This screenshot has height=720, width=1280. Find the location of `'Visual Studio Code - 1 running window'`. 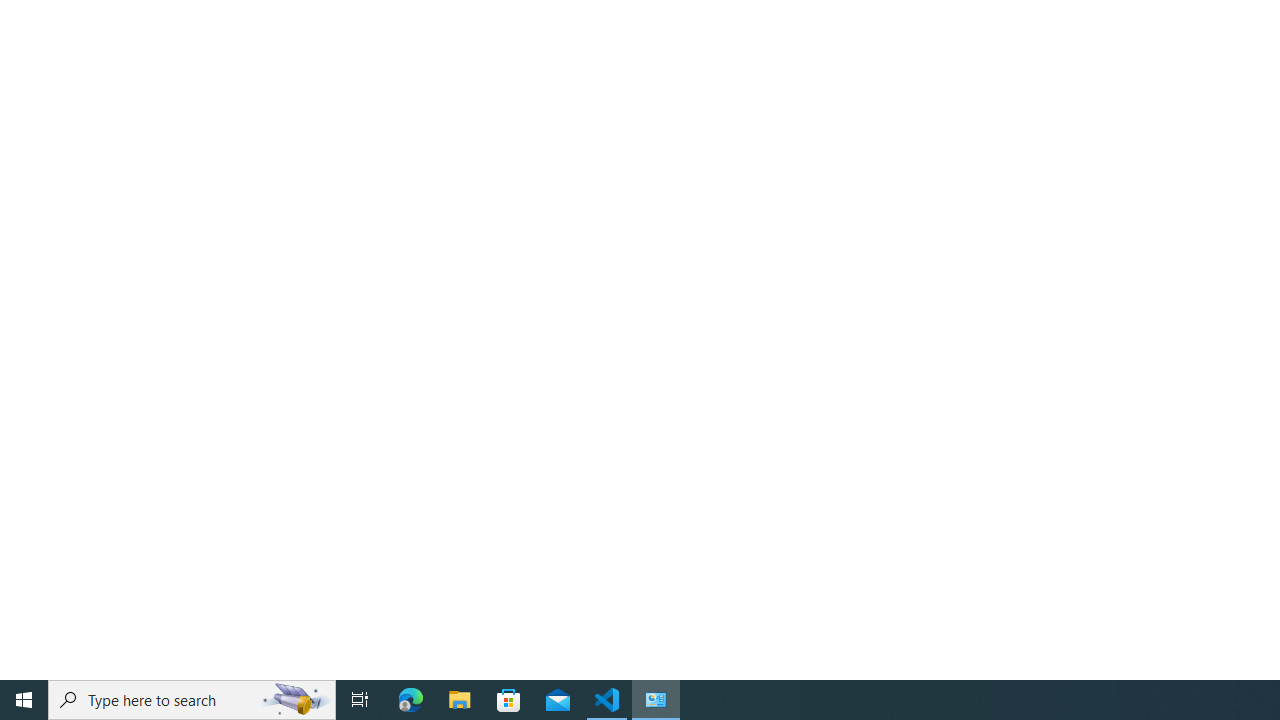

'Visual Studio Code - 1 running window' is located at coordinates (606, 698).